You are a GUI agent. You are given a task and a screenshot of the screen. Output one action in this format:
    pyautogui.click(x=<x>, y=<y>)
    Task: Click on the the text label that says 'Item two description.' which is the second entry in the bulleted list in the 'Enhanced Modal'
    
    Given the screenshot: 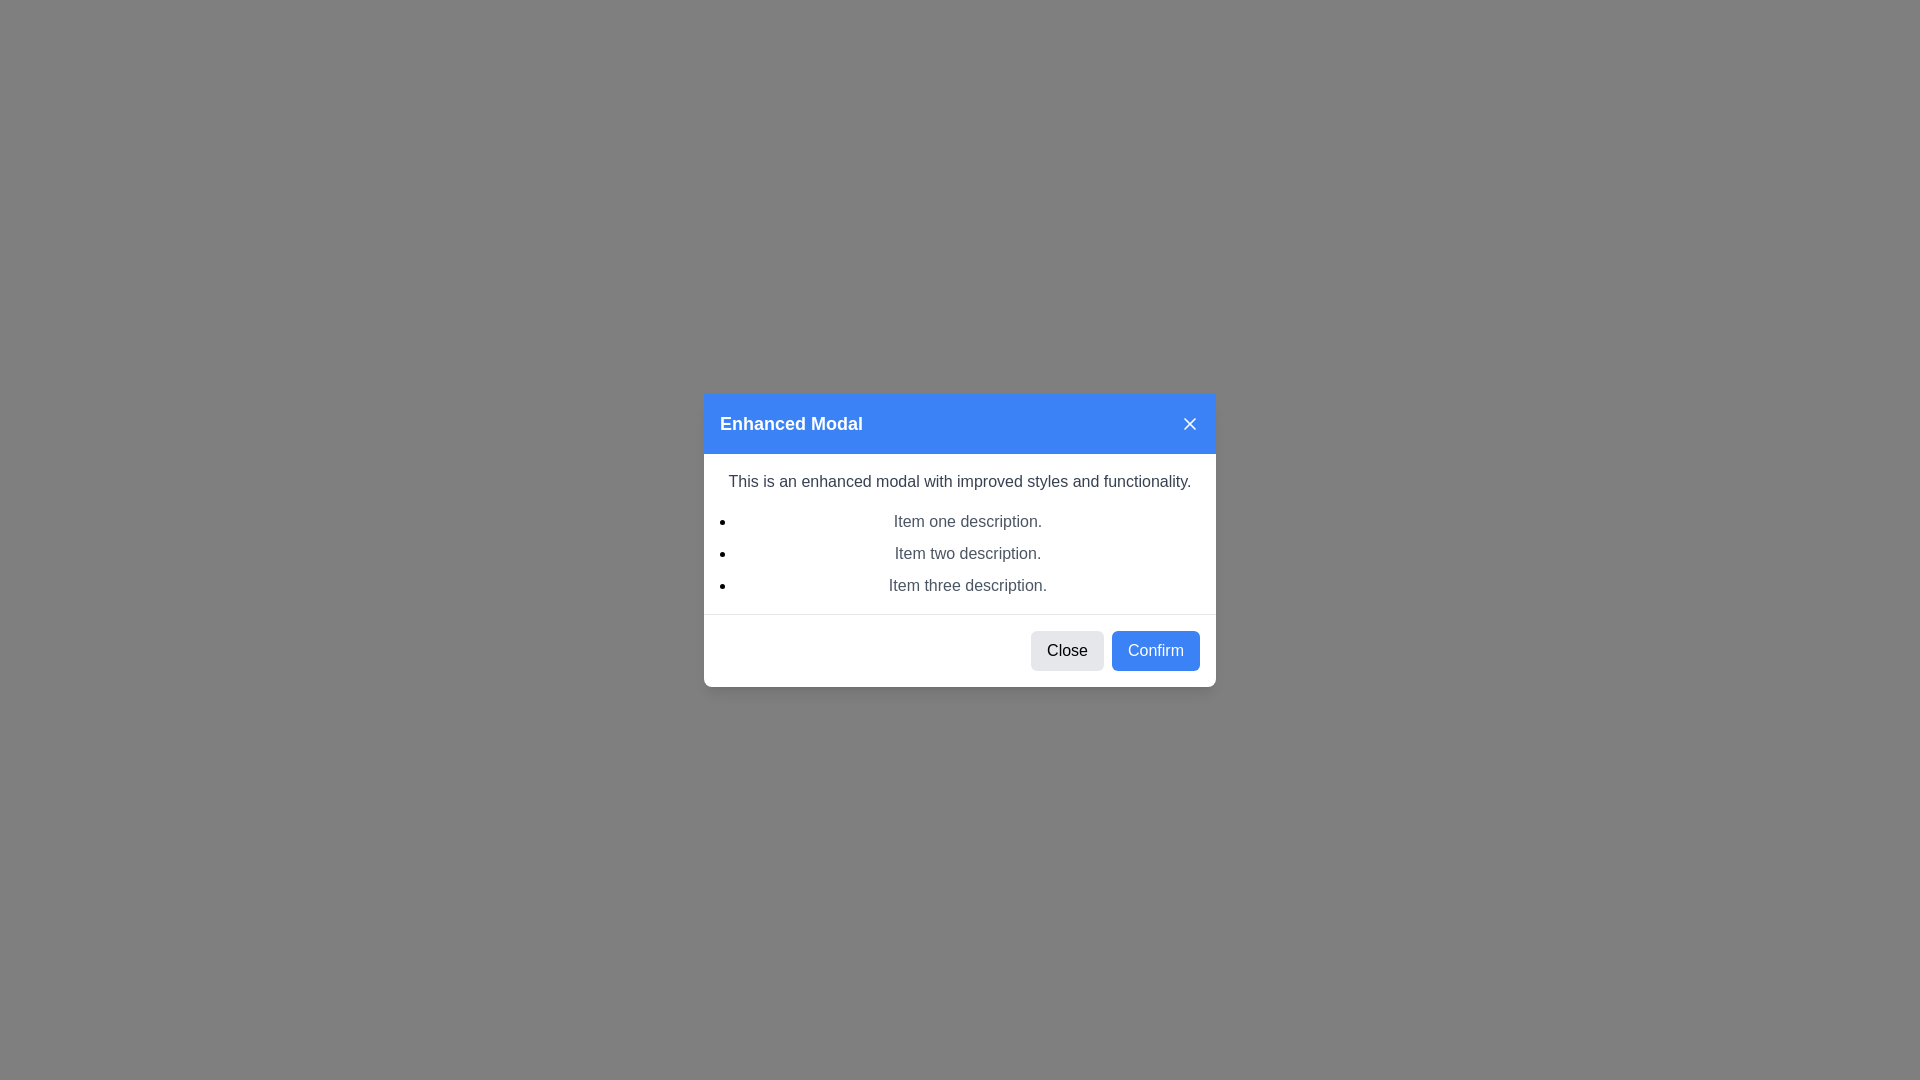 What is the action you would take?
    pyautogui.click(x=968, y=553)
    